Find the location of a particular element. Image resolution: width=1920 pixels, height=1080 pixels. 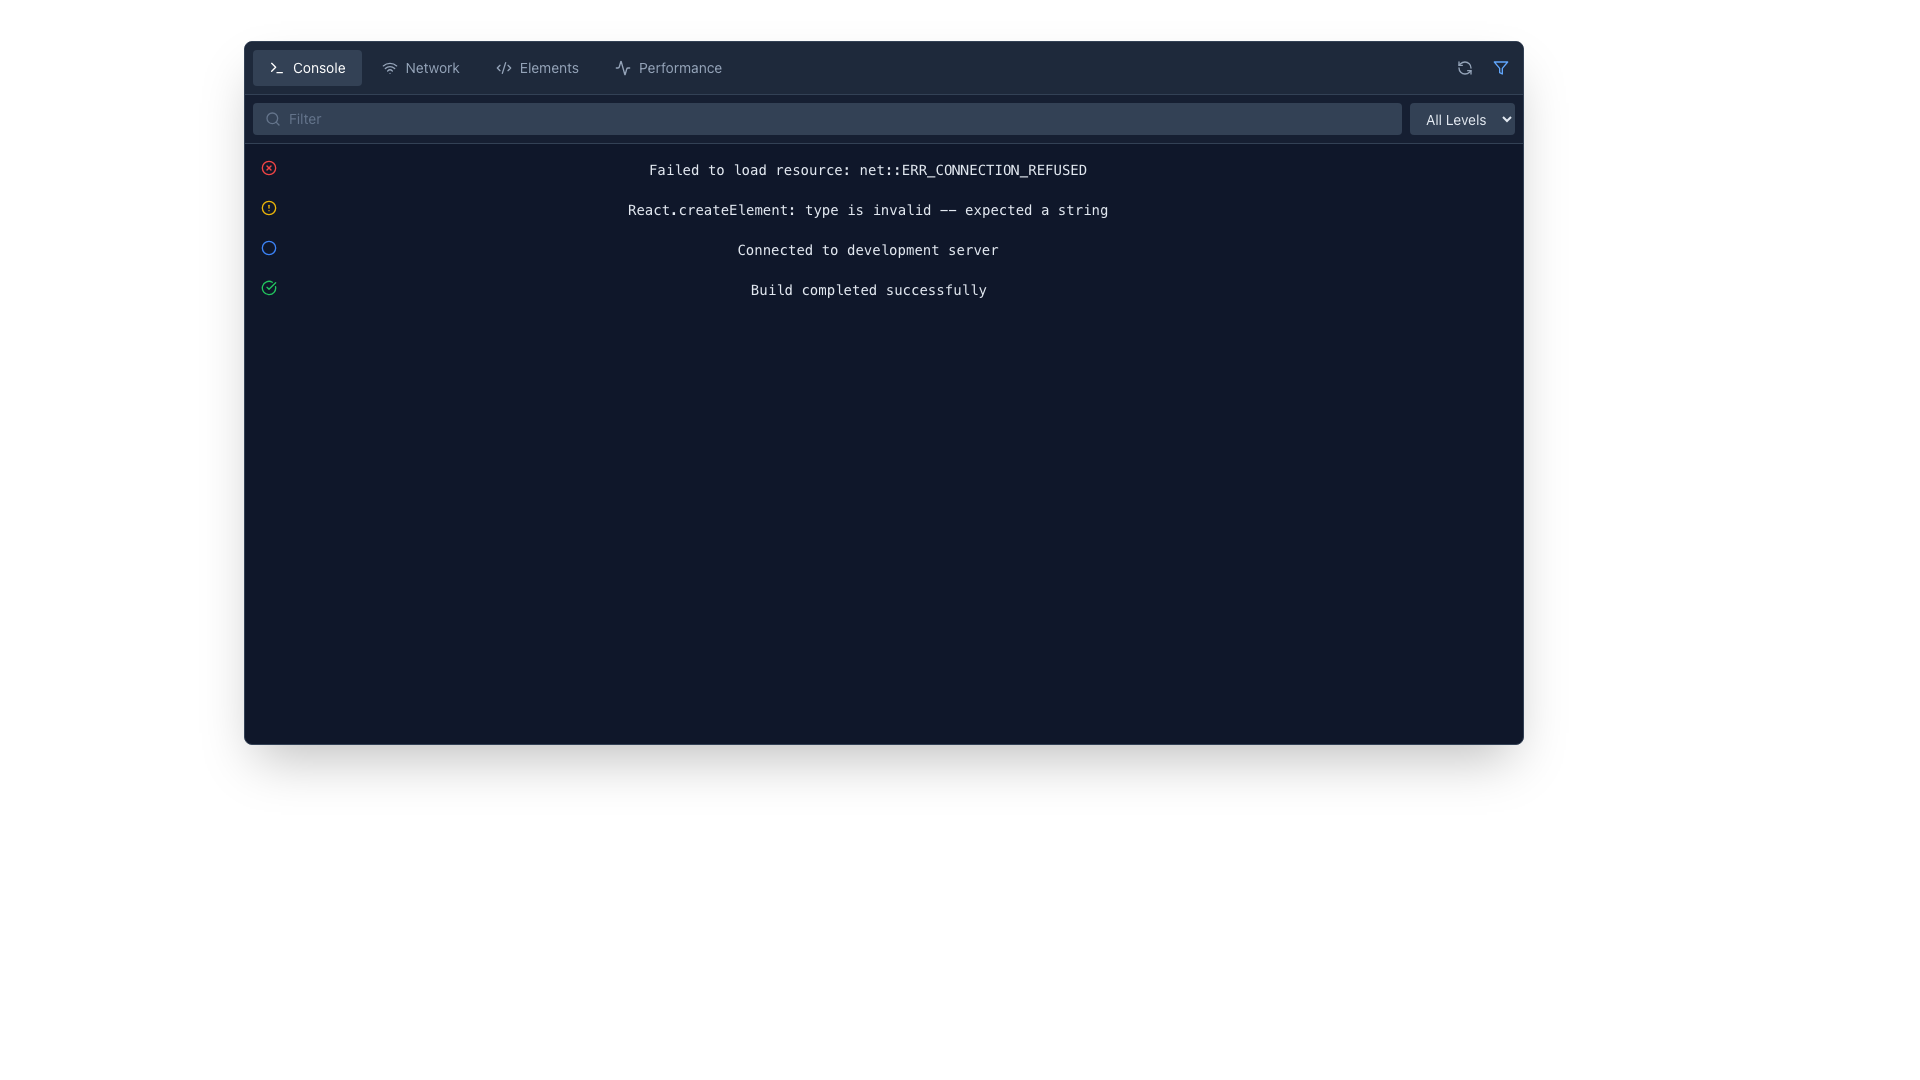

the WiFi icon, which is a vector graphic with concentric curved lines and a central dot, located in the top-left navigation section near the 'Network' text is located at coordinates (389, 67).